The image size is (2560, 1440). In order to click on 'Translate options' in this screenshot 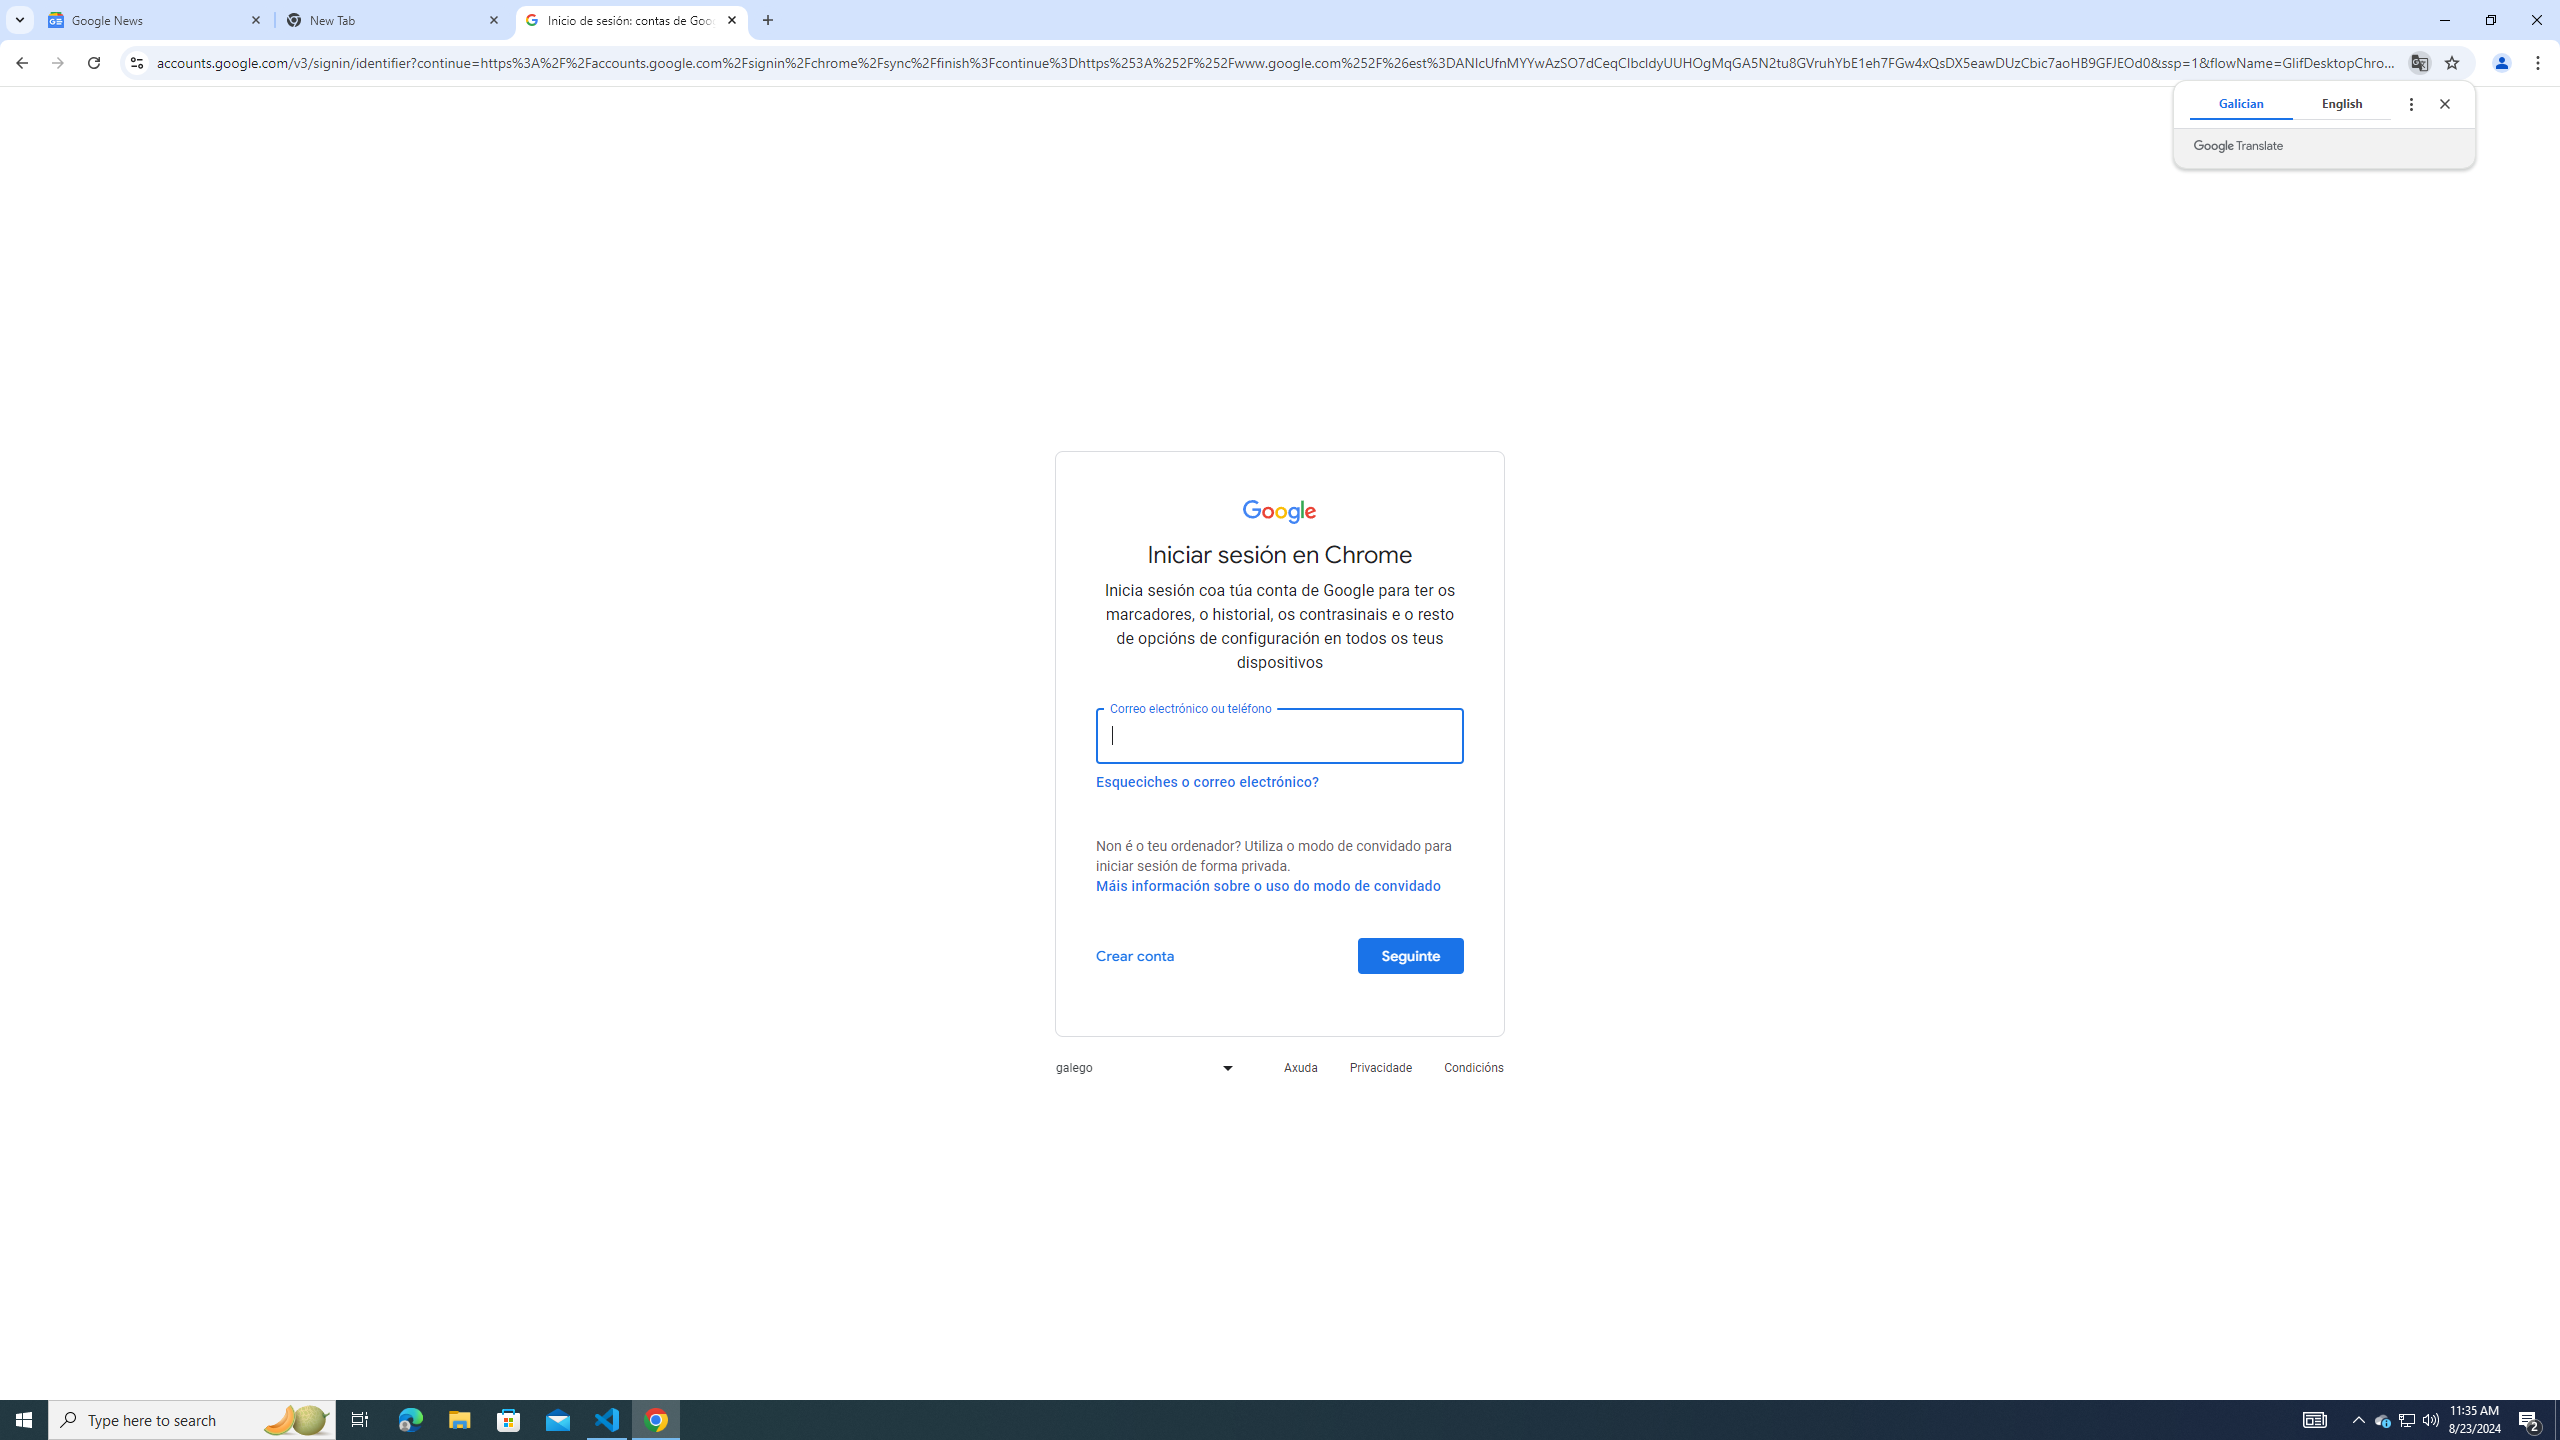, I will do `click(2409, 103)`.